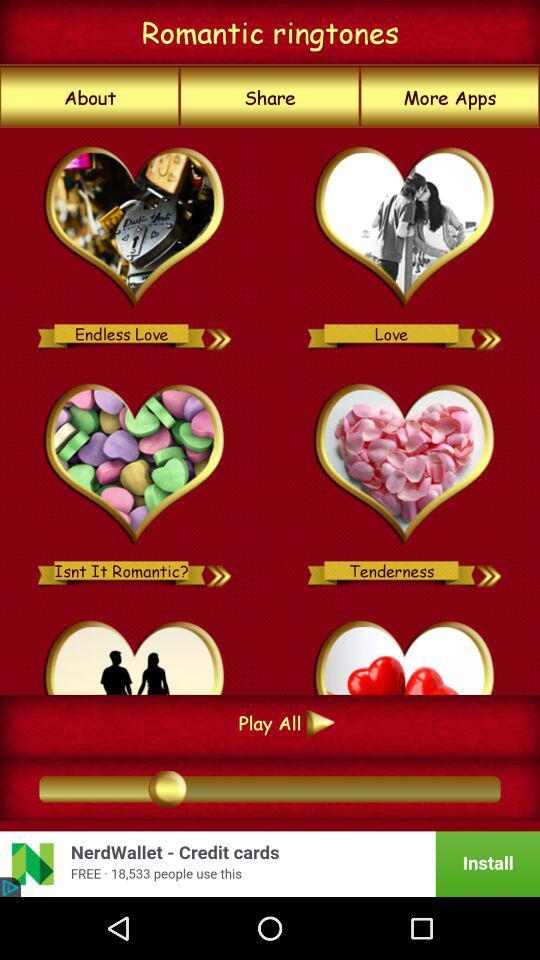  I want to click on specific ringtones catalogue, so click(405, 465).